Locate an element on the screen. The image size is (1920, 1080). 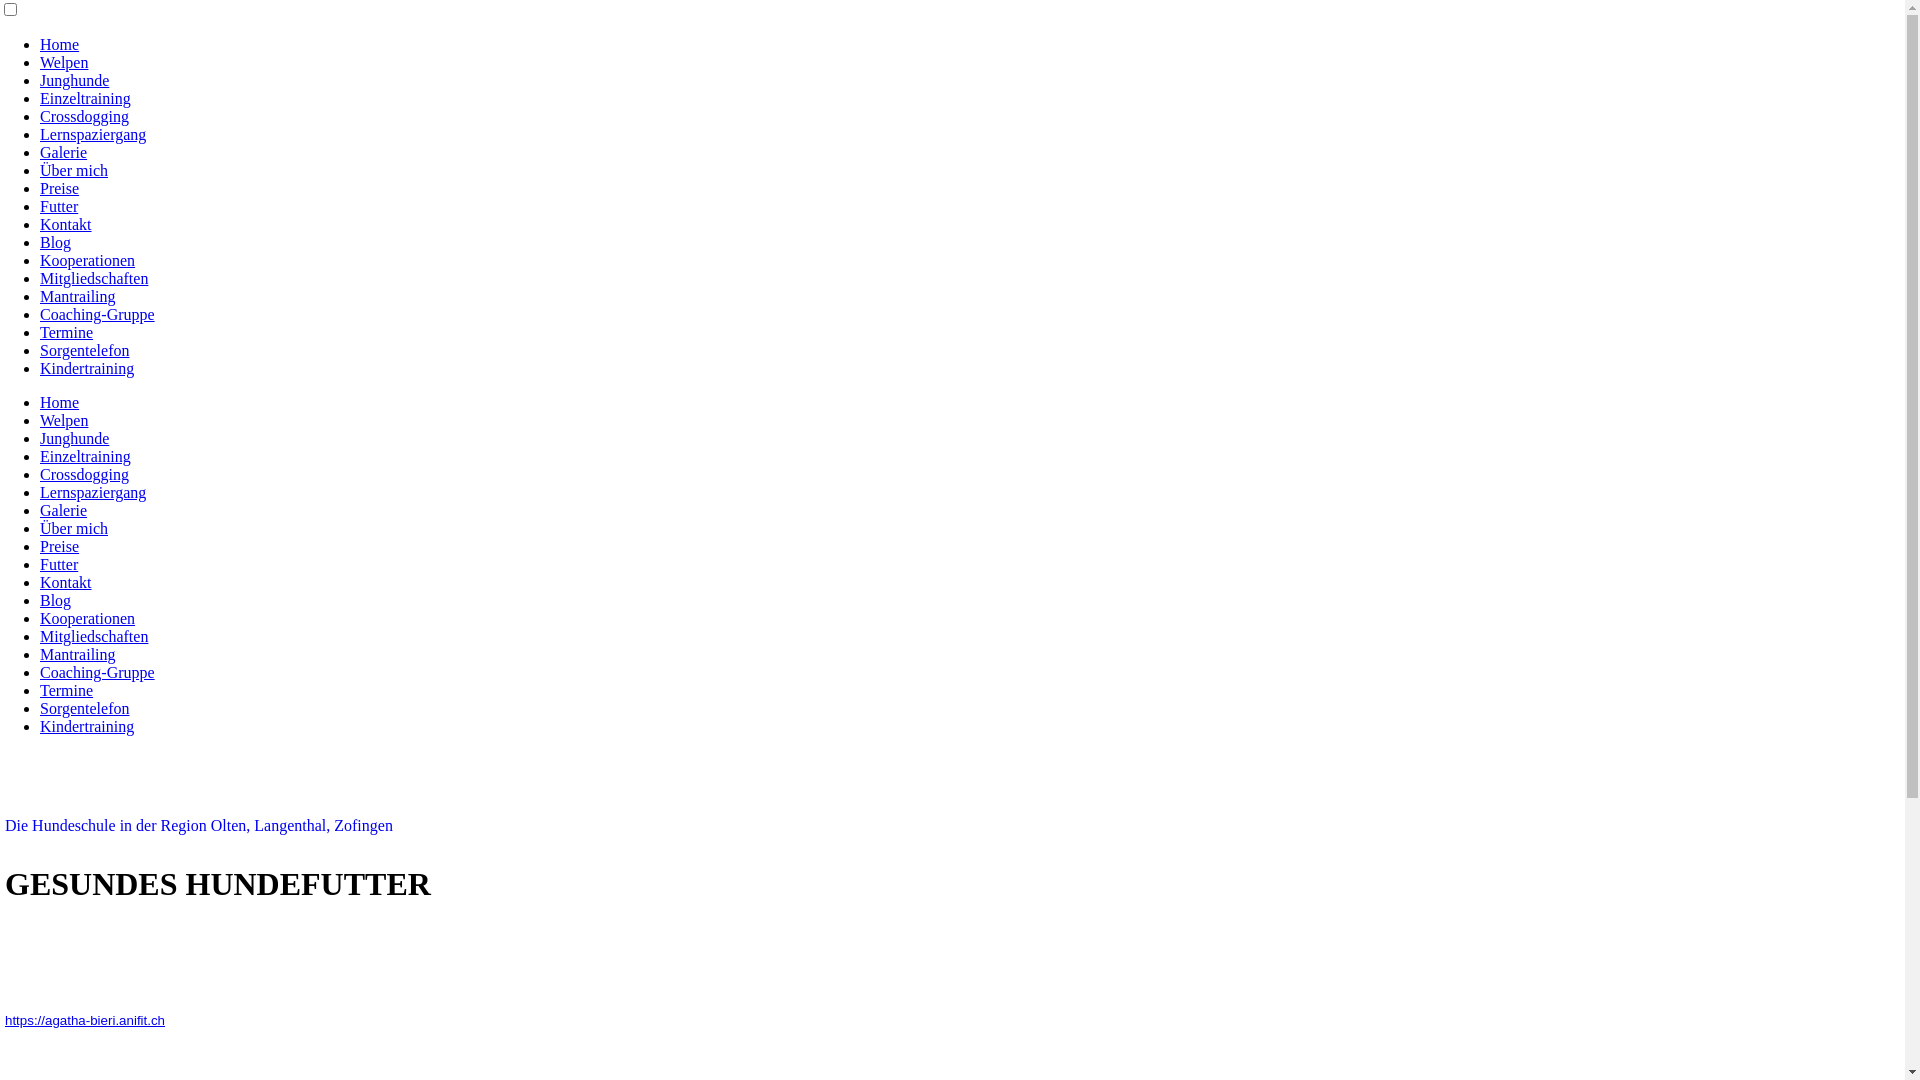
'https://agatha-bieri.anifit.ch' is located at coordinates (84, 1020).